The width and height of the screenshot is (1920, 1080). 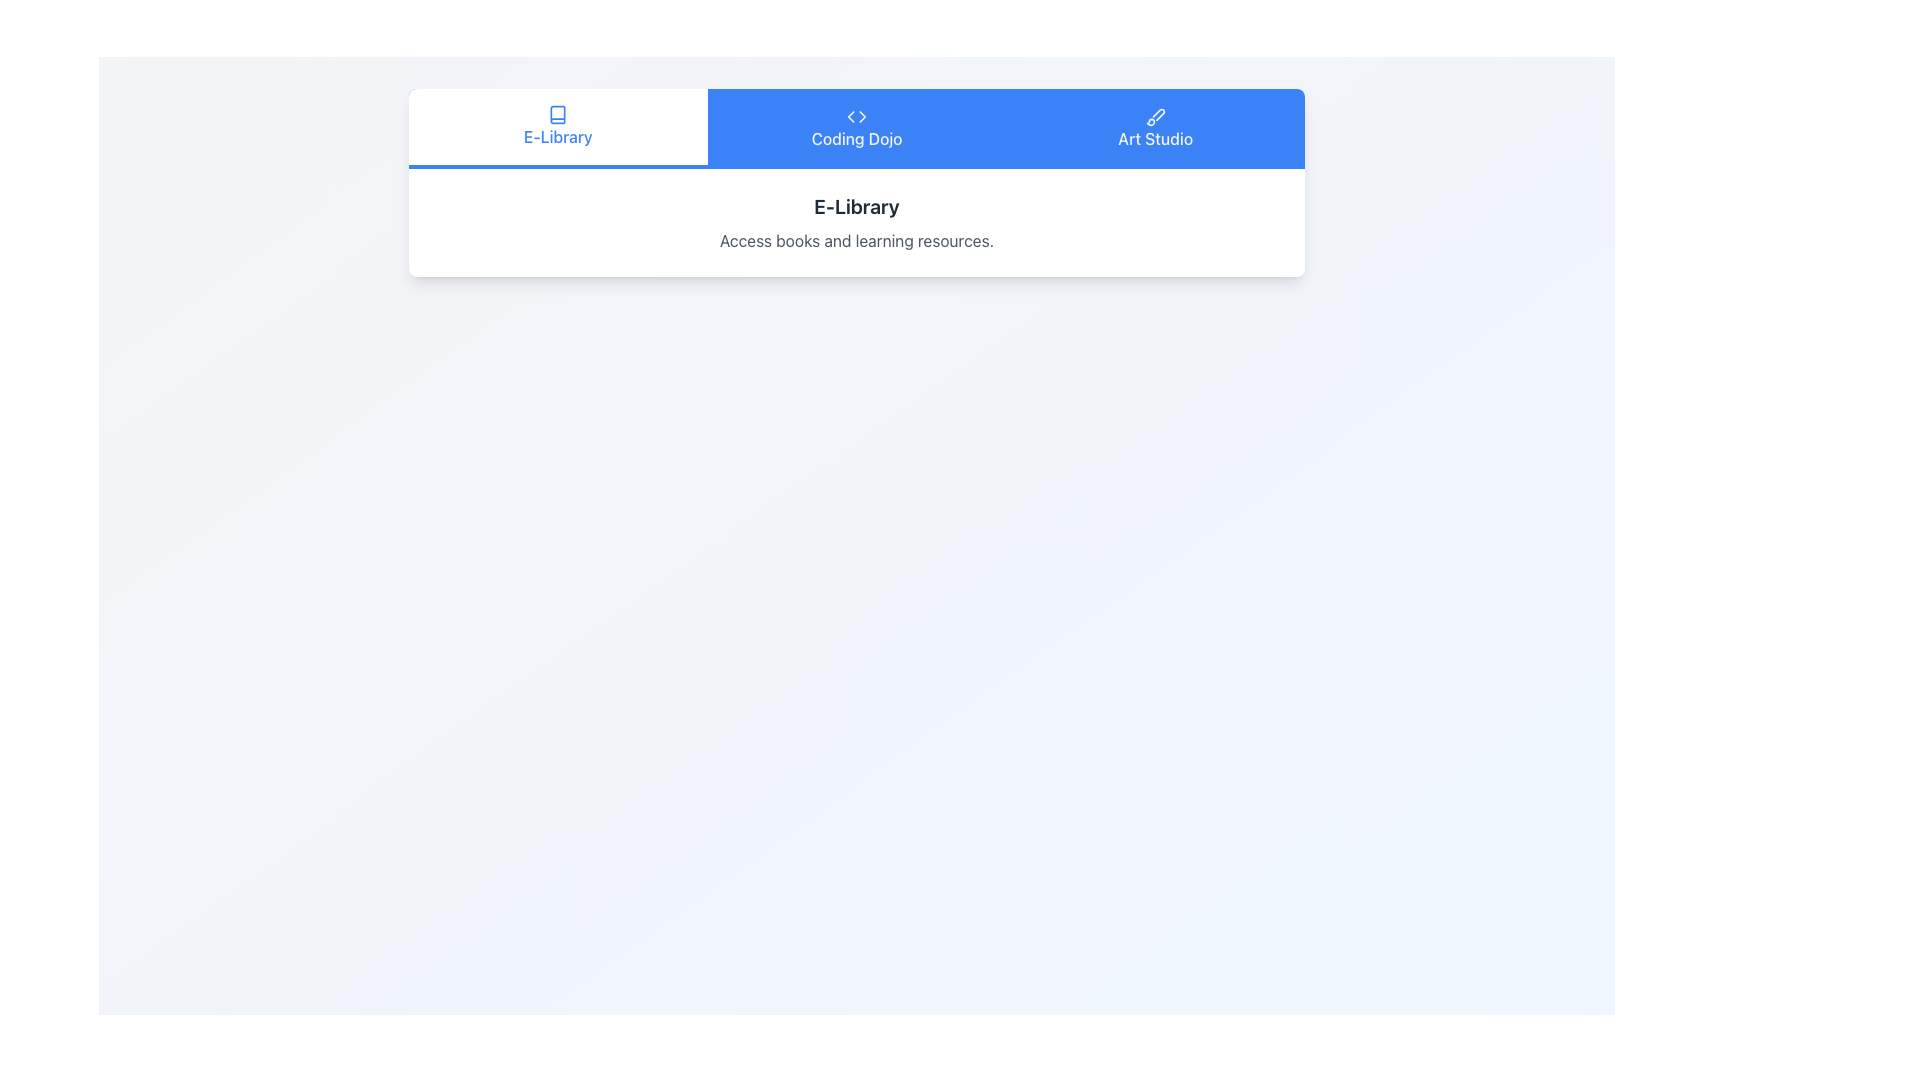 What do you see at coordinates (558, 115) in the screenshot?
I see `the small book icon located above the 'E-Library' text in the navigation bar` at bounding box center [558, 115].